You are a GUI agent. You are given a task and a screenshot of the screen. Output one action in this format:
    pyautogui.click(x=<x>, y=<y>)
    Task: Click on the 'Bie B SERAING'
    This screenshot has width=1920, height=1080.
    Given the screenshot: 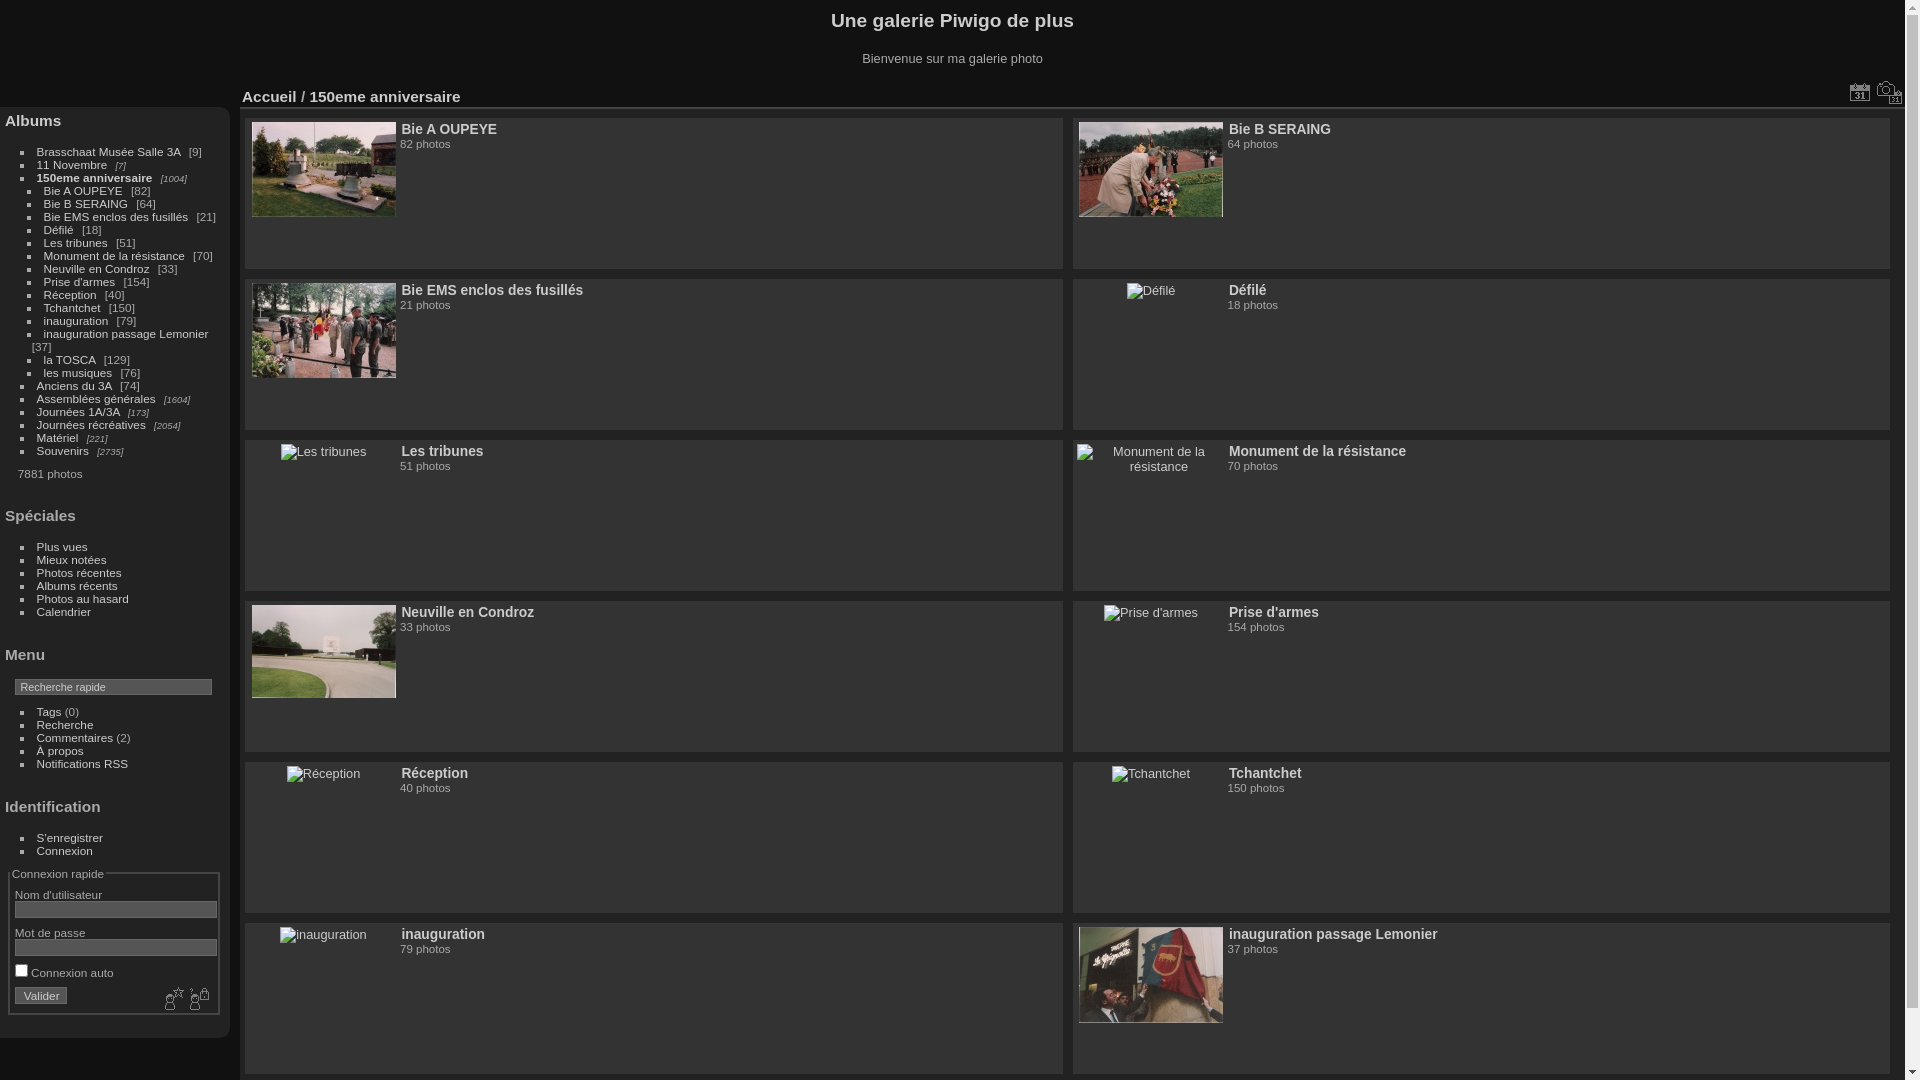 What is the action you would take?
    pyautogui.click(x=85, y=203)
    